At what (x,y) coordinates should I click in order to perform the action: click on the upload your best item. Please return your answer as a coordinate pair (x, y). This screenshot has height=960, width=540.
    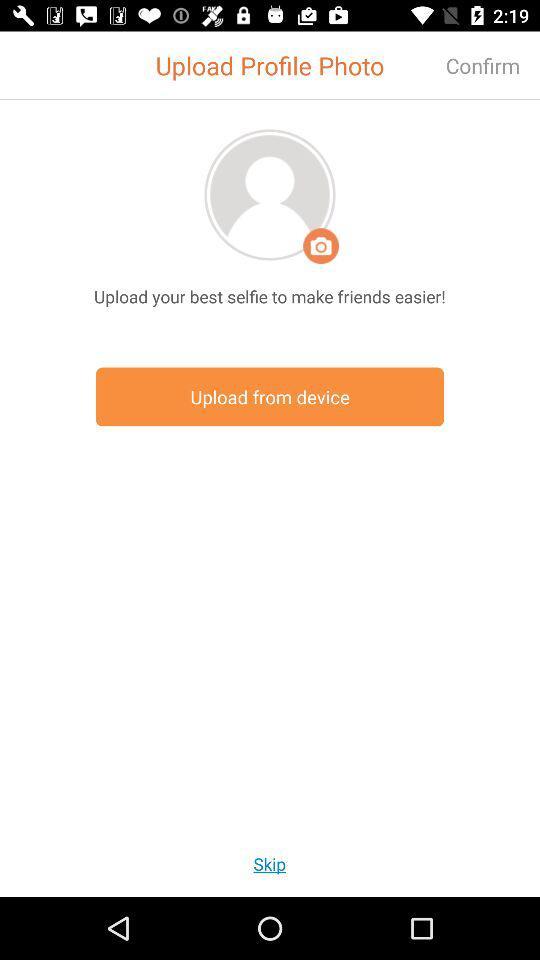
    Looking at the image, I should click on (270, 295).